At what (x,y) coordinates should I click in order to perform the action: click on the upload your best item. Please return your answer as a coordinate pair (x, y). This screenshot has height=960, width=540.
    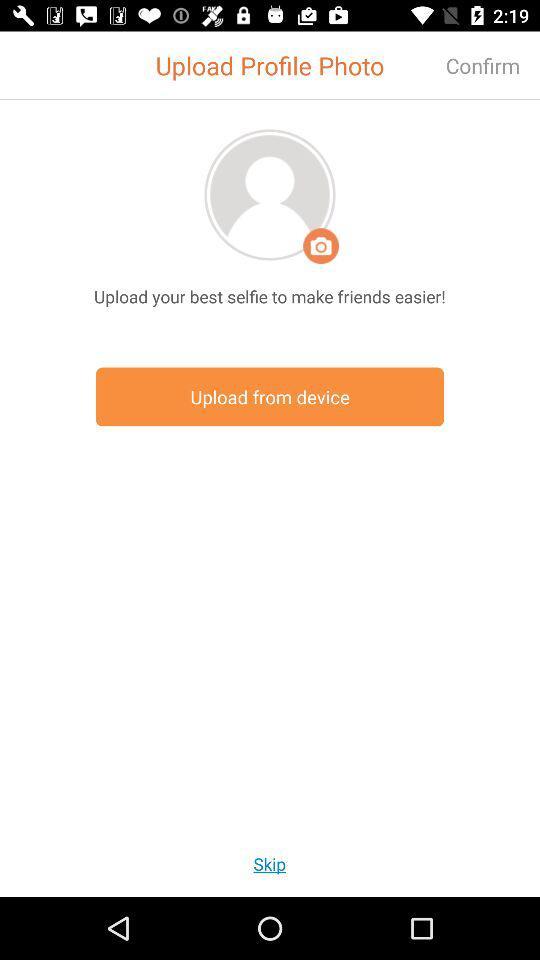
    Looking at the image, I should click on (270, 295).